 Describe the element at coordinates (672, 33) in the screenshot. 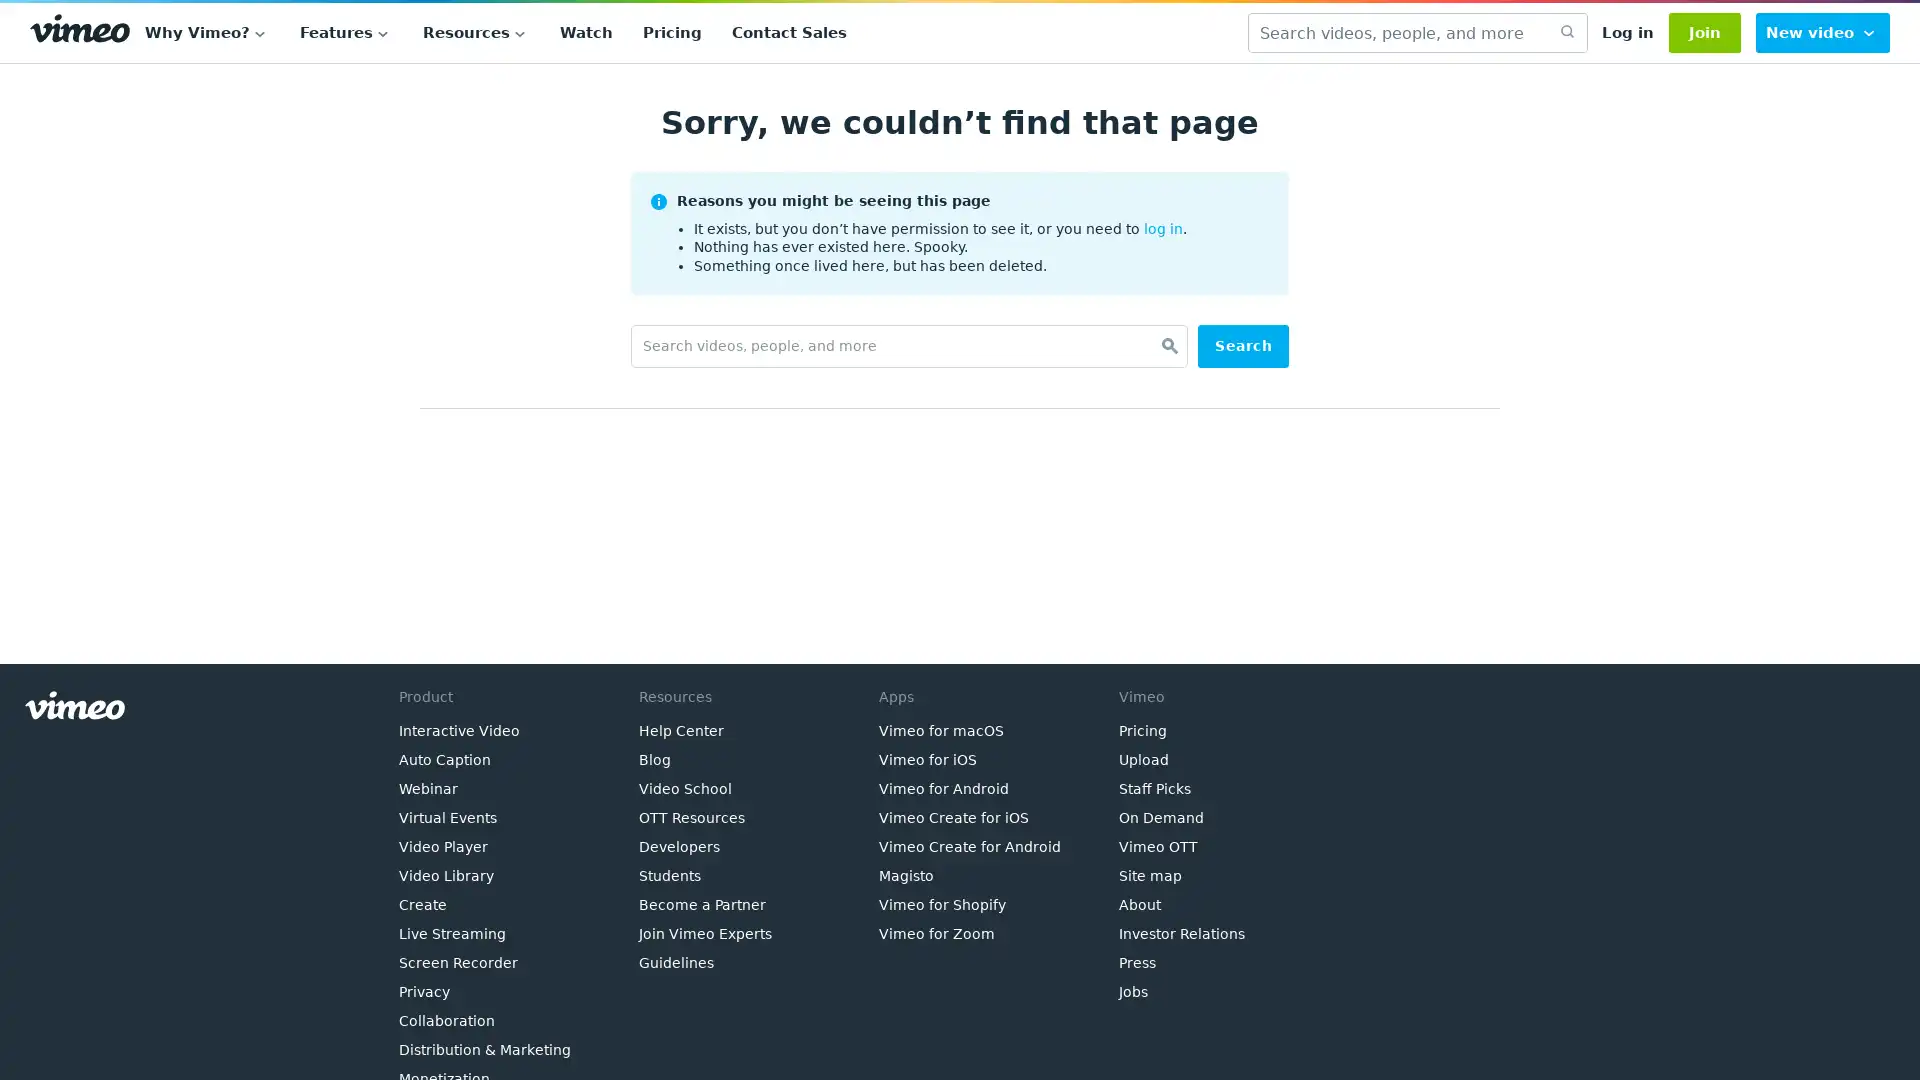

I see `Pricing` at that location.